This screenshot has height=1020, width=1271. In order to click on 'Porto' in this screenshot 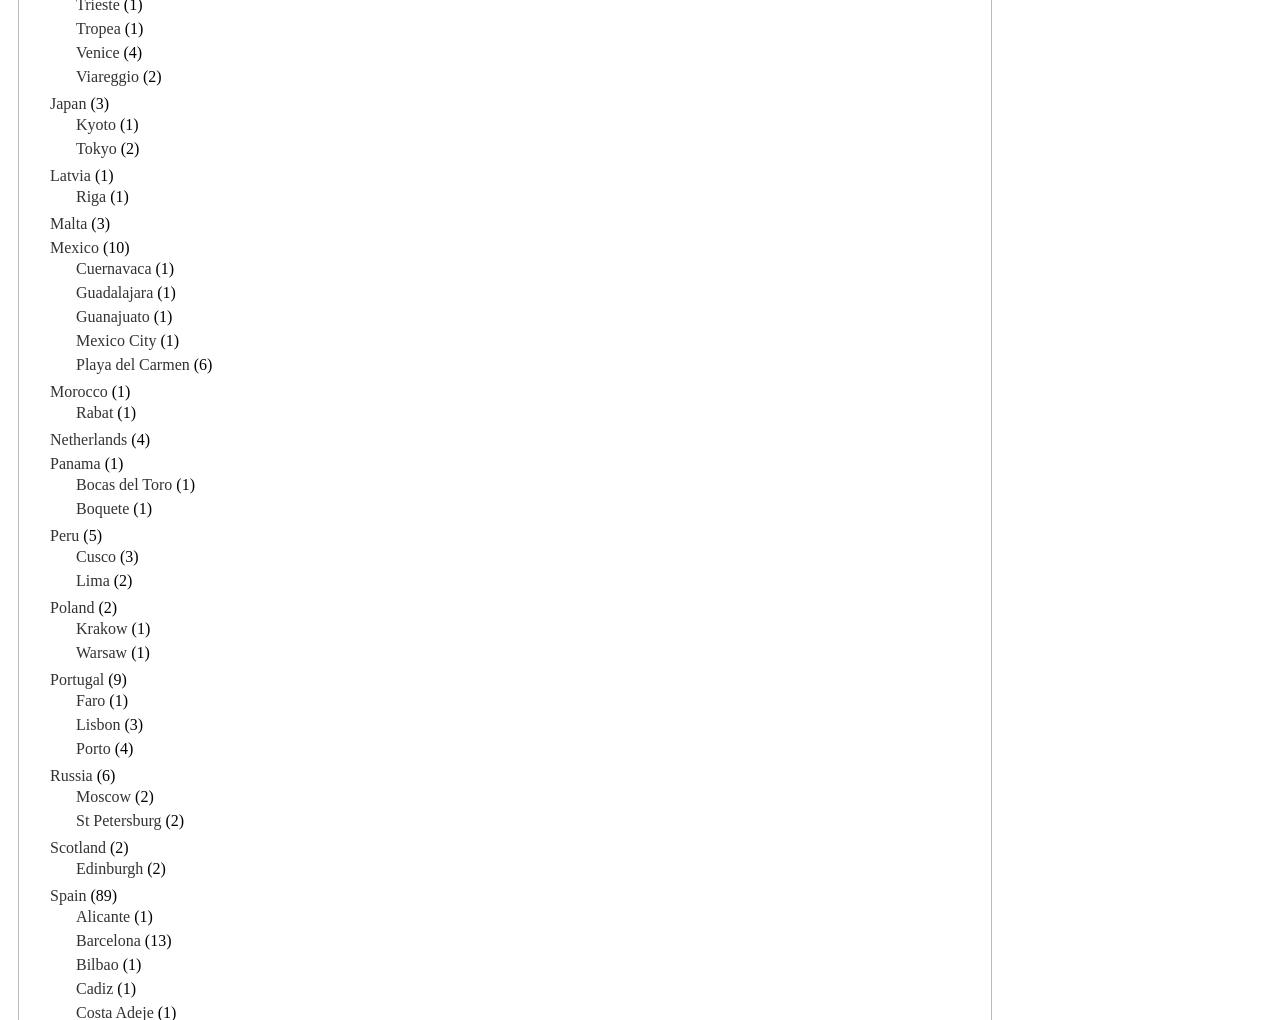, I will do `click(76, 747)`.